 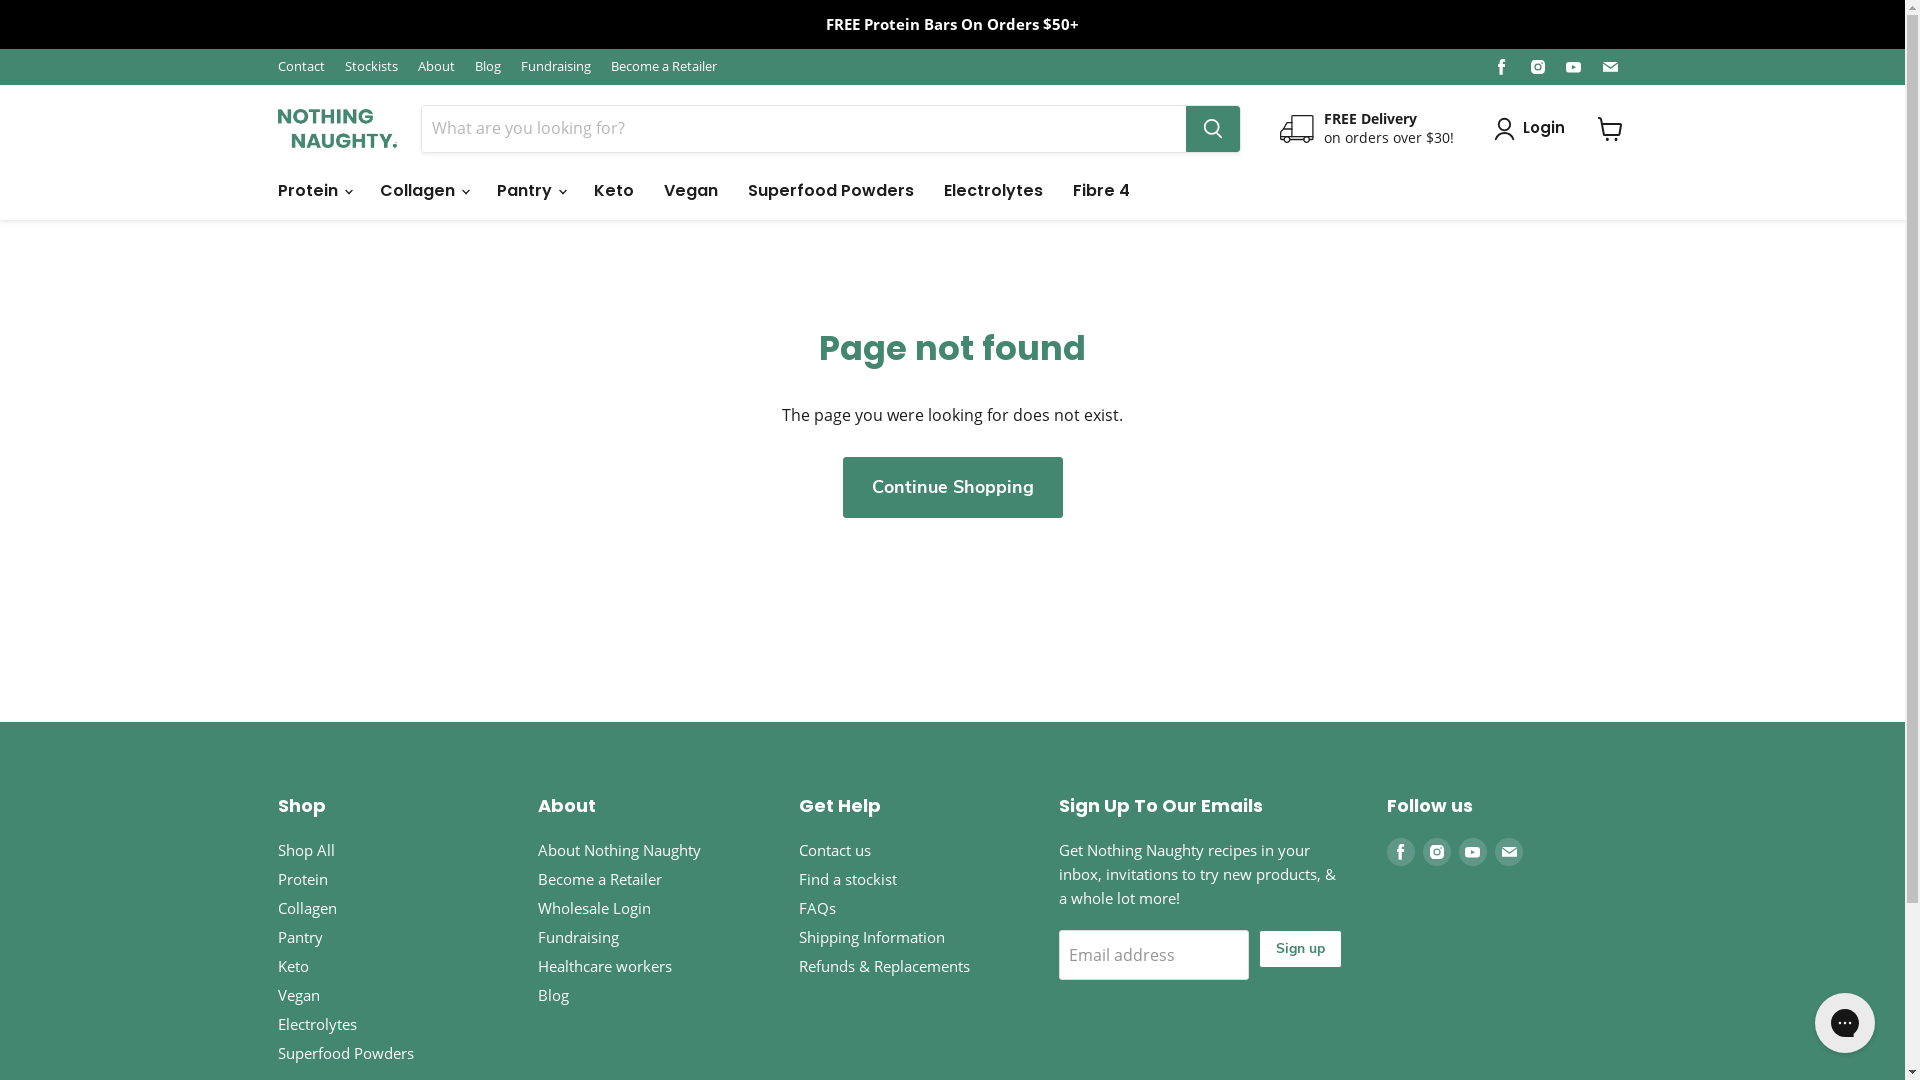 What do you see at coordinates (618, 849) in the screenshot?
I see `'About Nothing Naughty'` at bounding box center [618, 849].